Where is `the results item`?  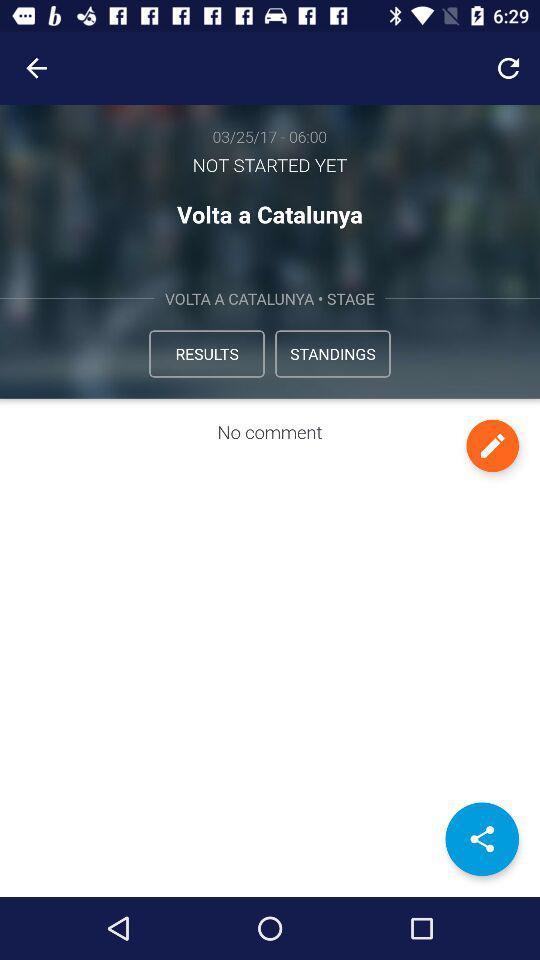 the results item is located at coordinates (205, 353).